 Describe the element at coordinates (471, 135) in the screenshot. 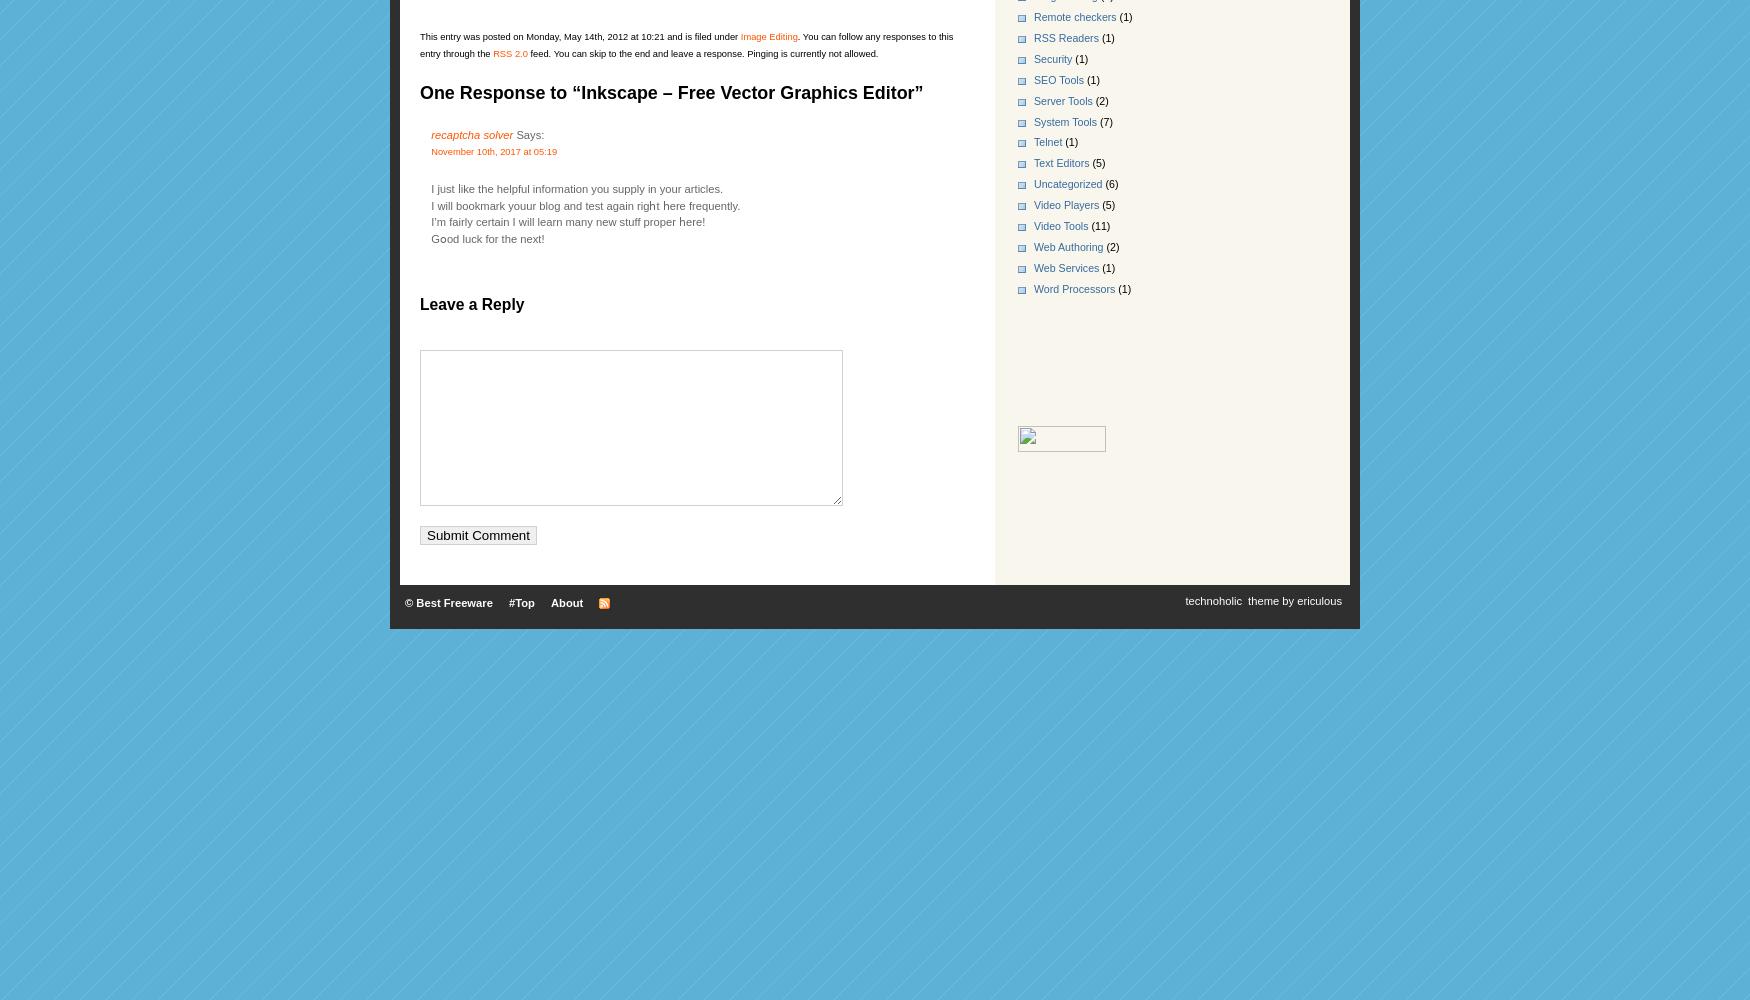

I see `'recaptcha solver'` at that location.